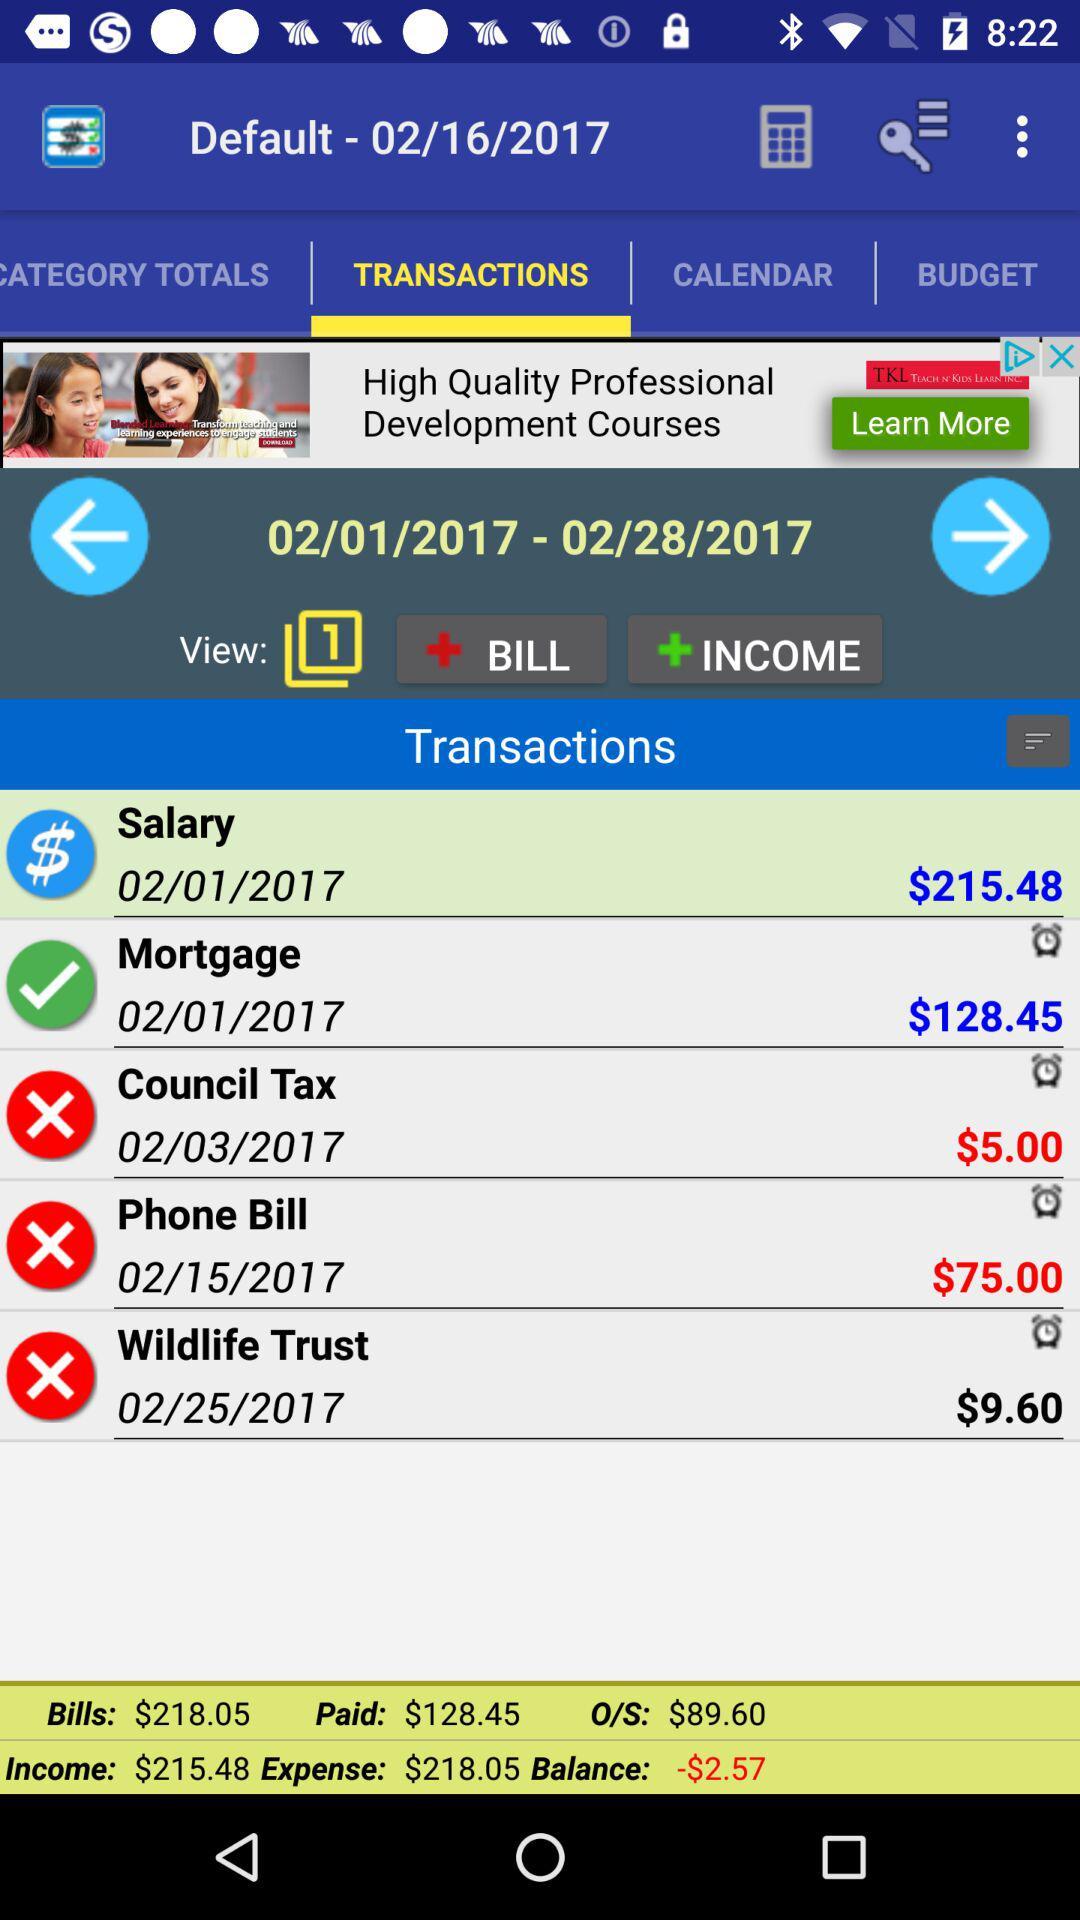 The height and width of the screenshot is (1920, 1080). Describe the element at coordinates (322, 648) in the screenshot. I see `show transaction 1` at that location.